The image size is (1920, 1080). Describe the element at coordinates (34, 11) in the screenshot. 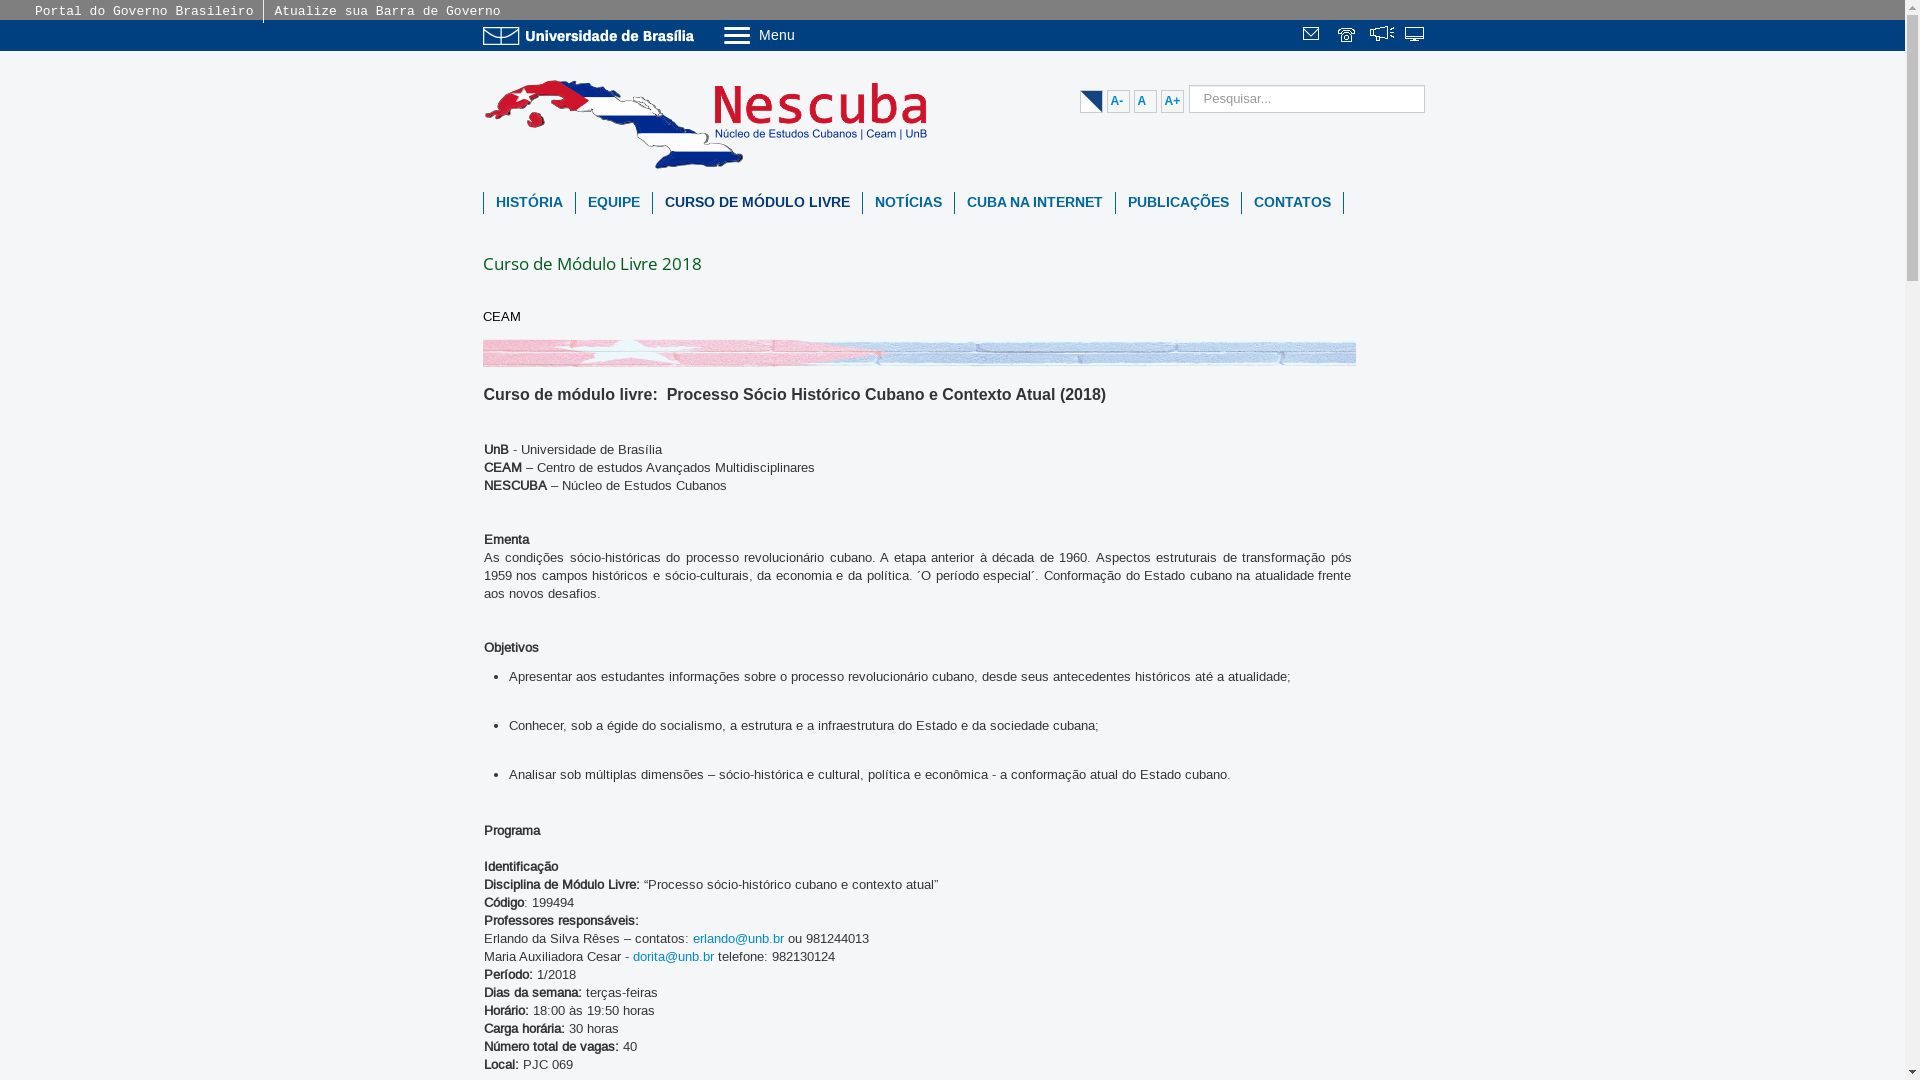

I see `'Portal do Governo Brasileiro'` at that location.